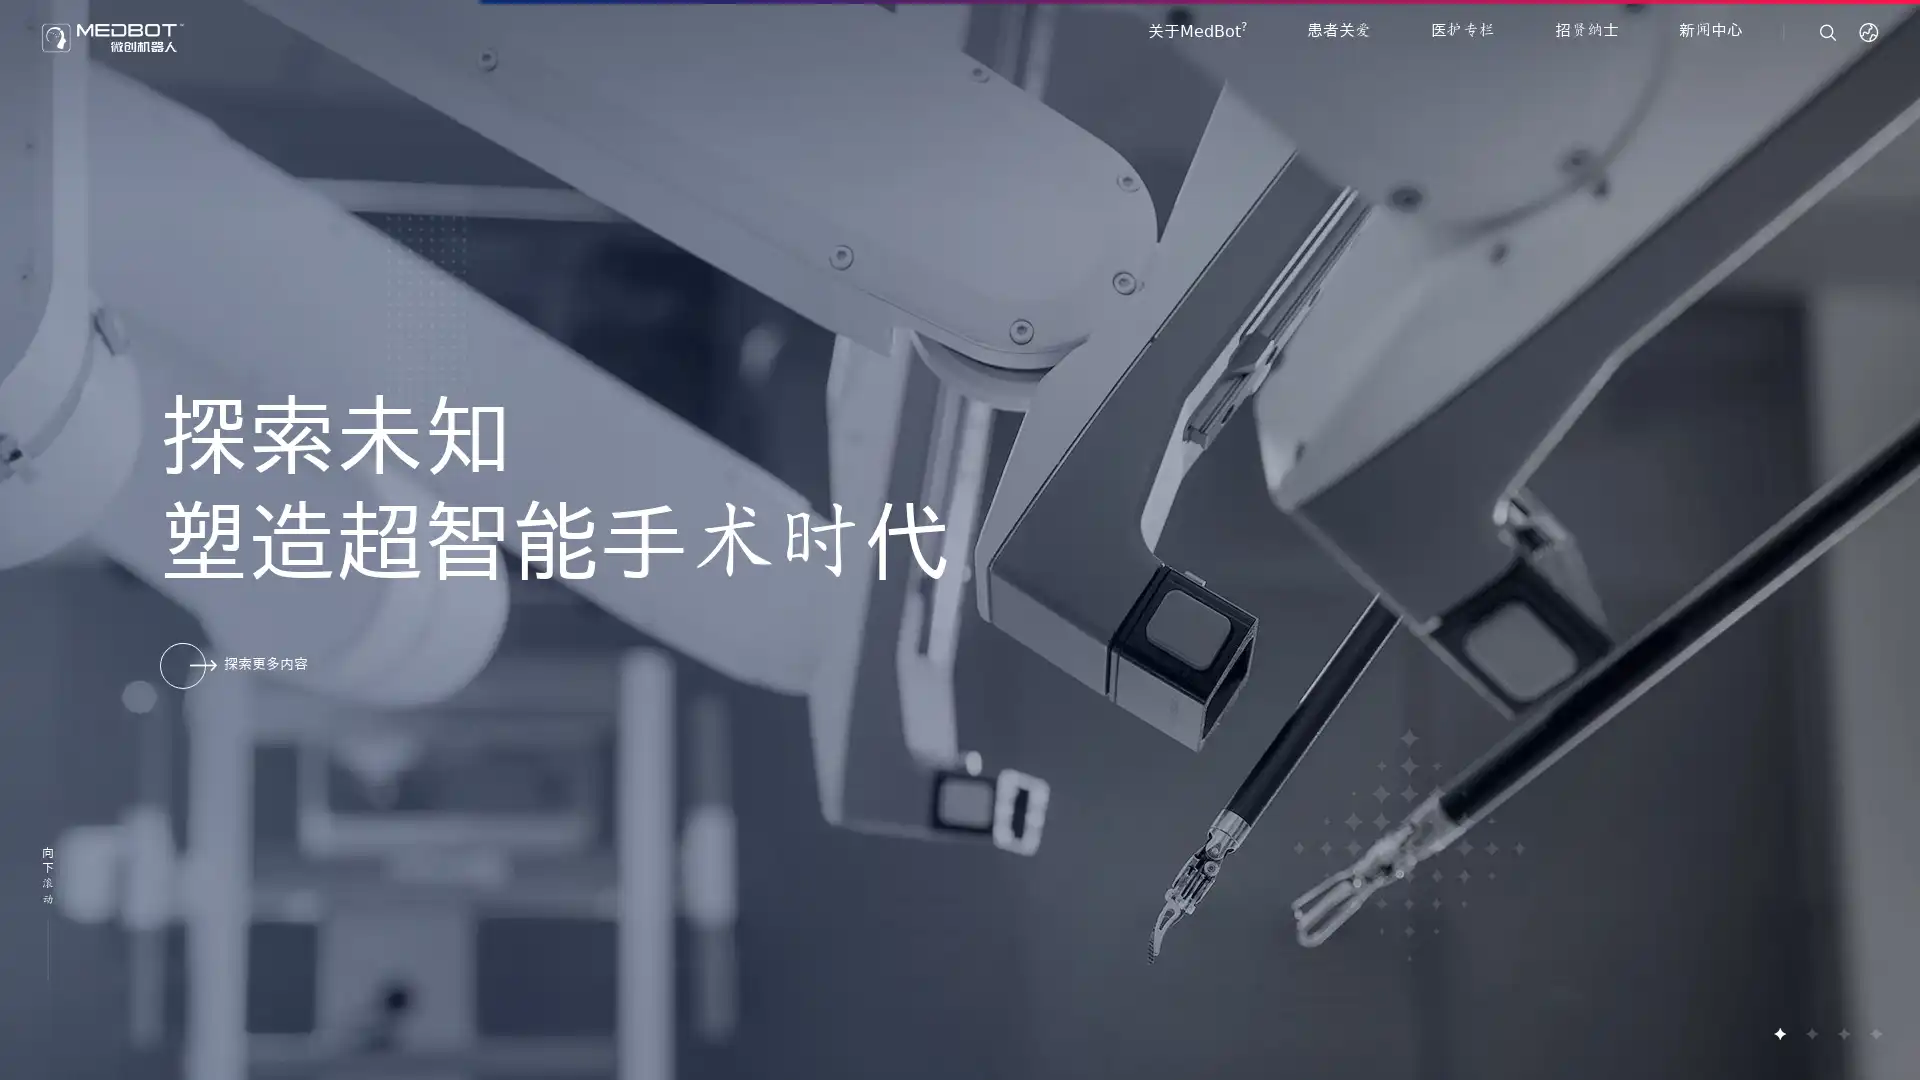 The image size is (1920, 1080). I want to click on Go to slide 3, so click(1842, 1033).